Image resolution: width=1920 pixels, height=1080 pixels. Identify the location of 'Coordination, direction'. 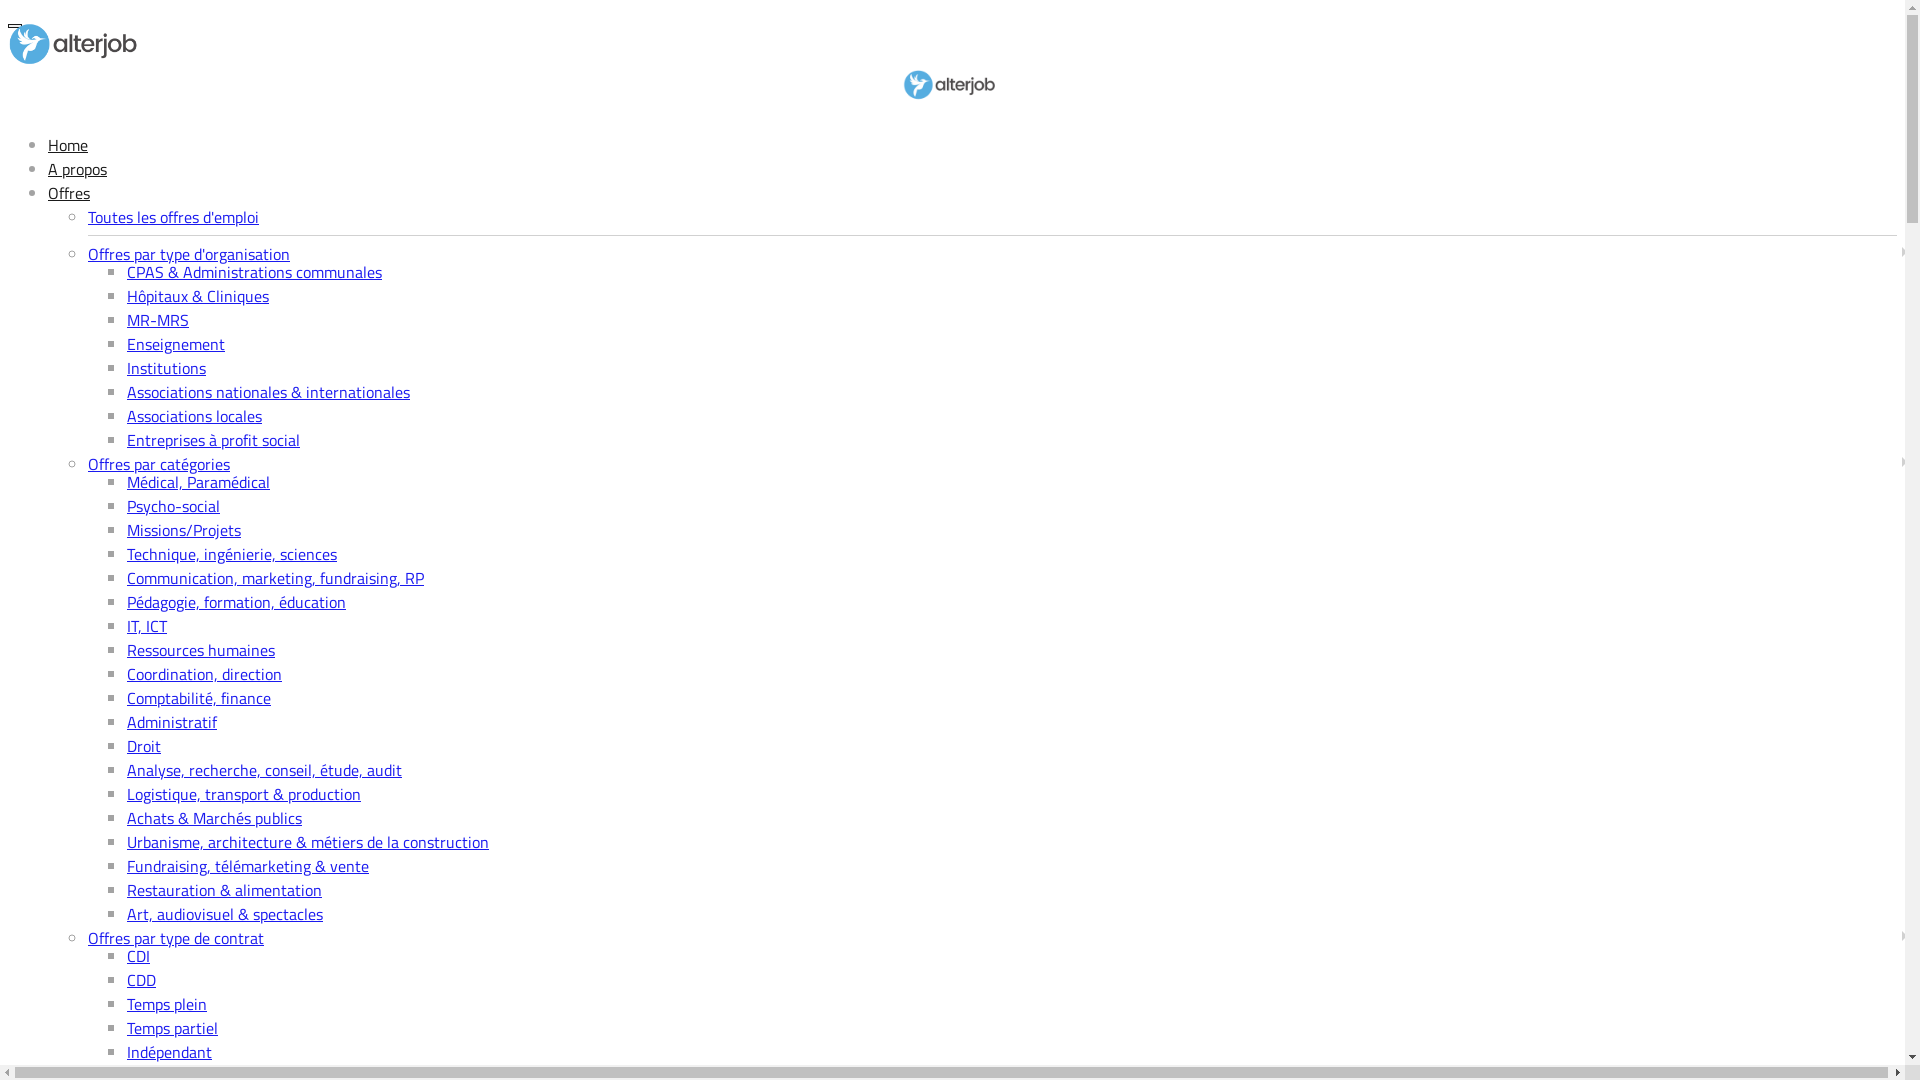
(204, 674).